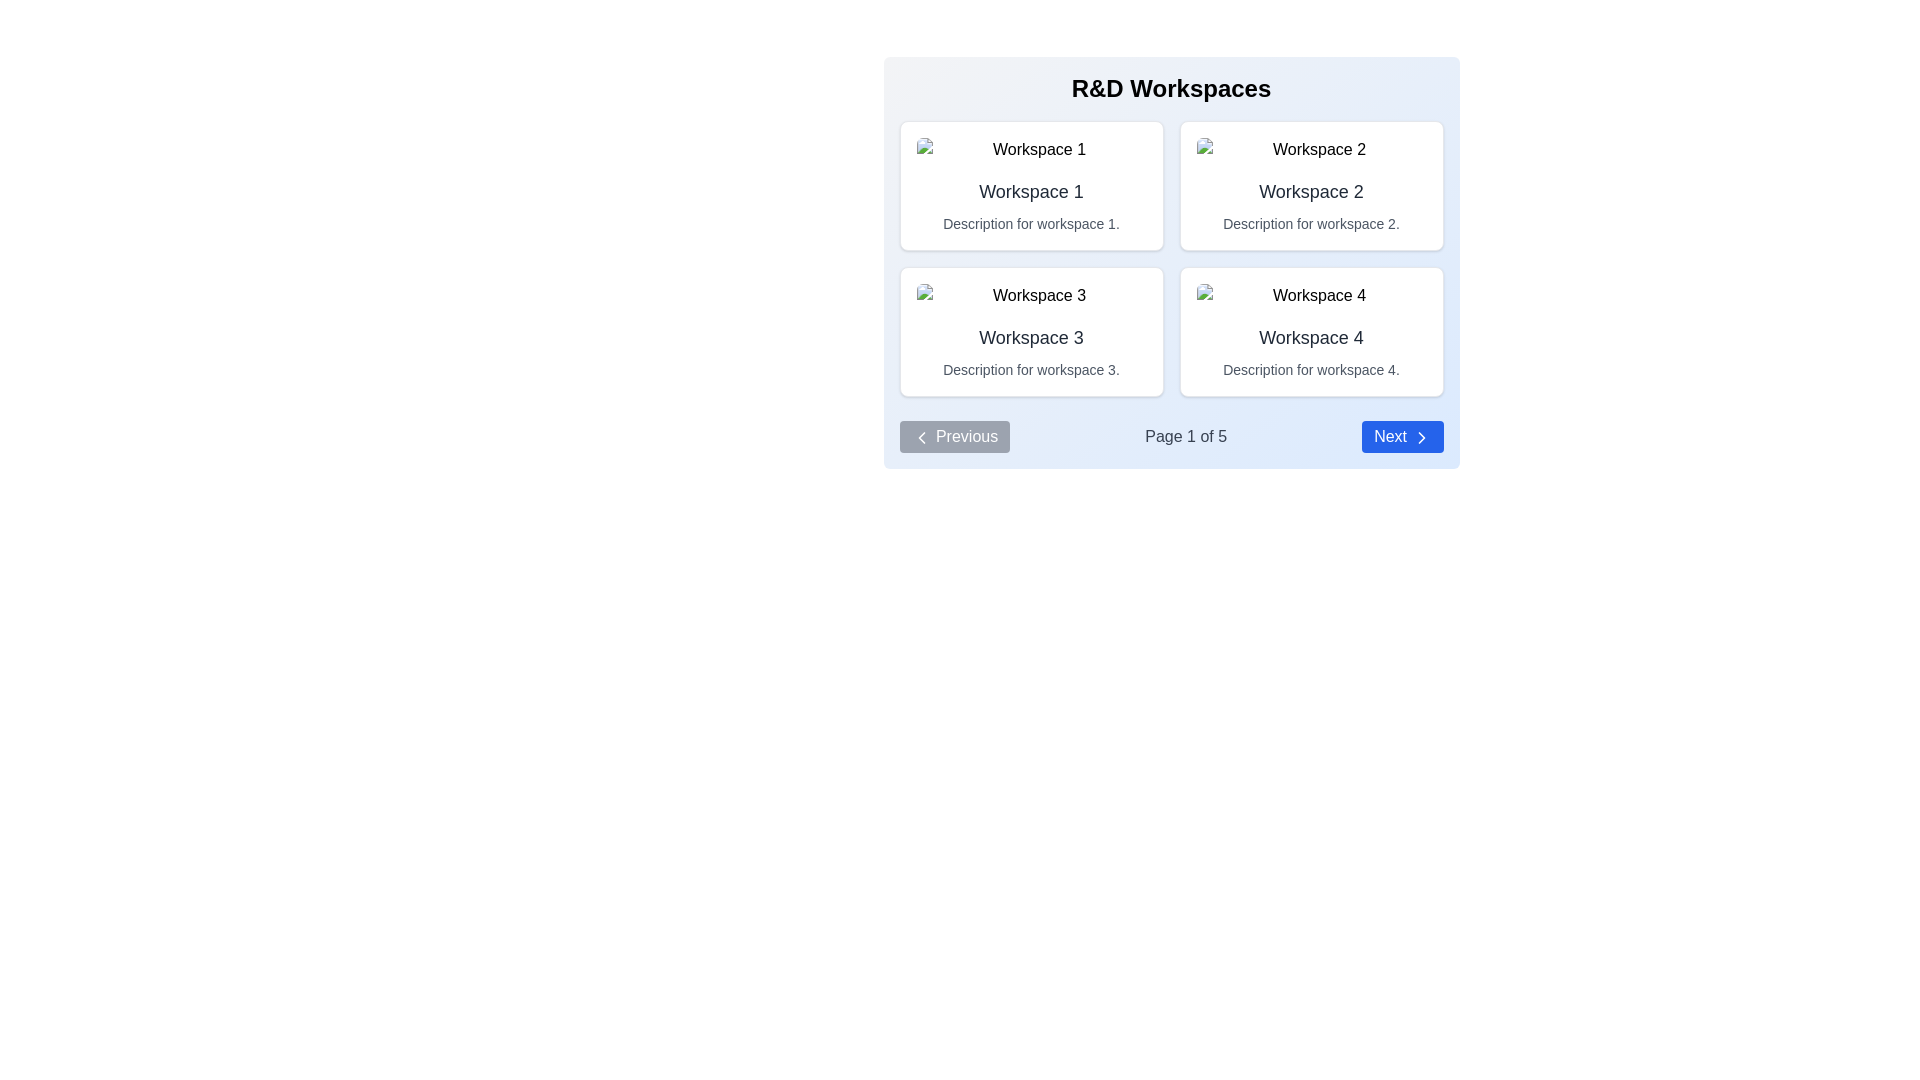 This screenshot has width=1920, height=1080. Describe the element at coordinates (920, 436) in the screenshot. I see `the Vector icon indicating the functionality of navigating to the previous page` at that location.